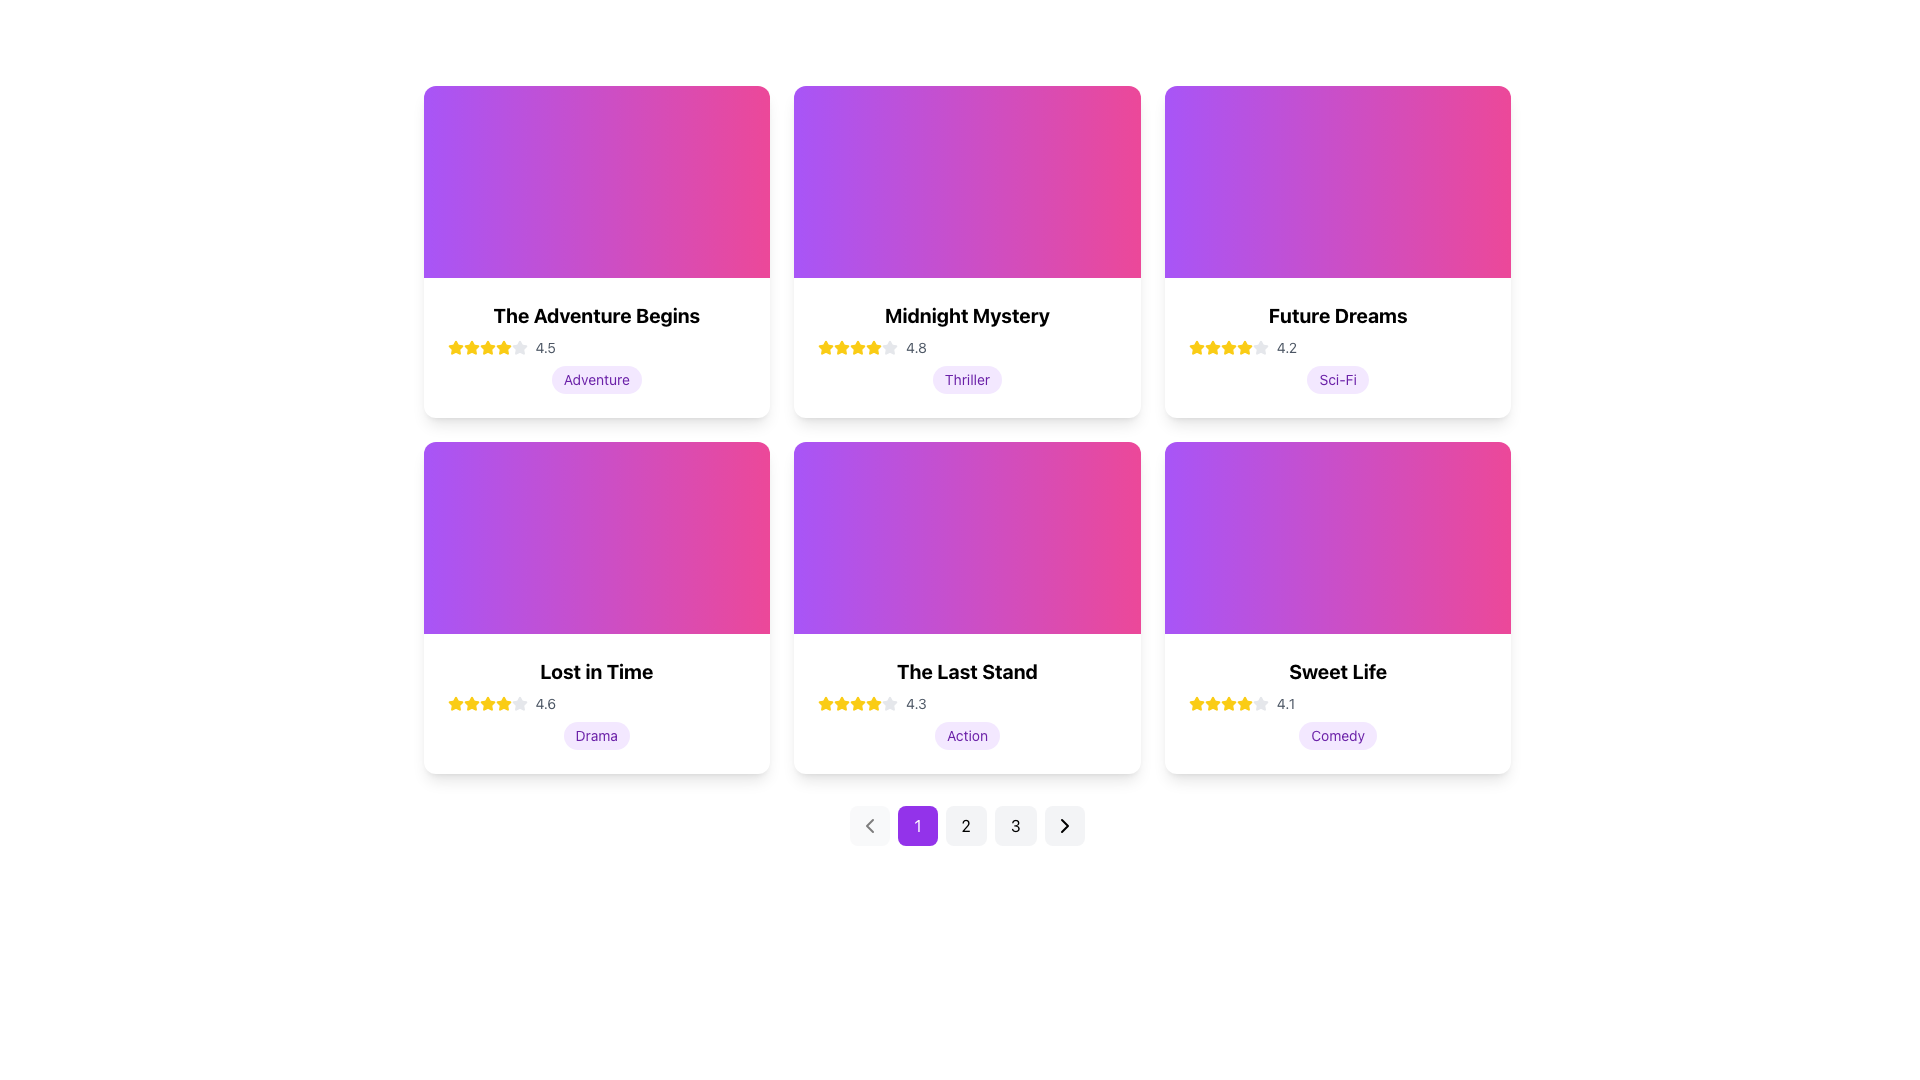 Image resolution: width=1920 pixels, height=1080 pixels. I want to click on the sixth filled star icon in the visual rating system located below the text 'The Last Stand' on the second row, middle card in a grid layout, so click(874, 703).